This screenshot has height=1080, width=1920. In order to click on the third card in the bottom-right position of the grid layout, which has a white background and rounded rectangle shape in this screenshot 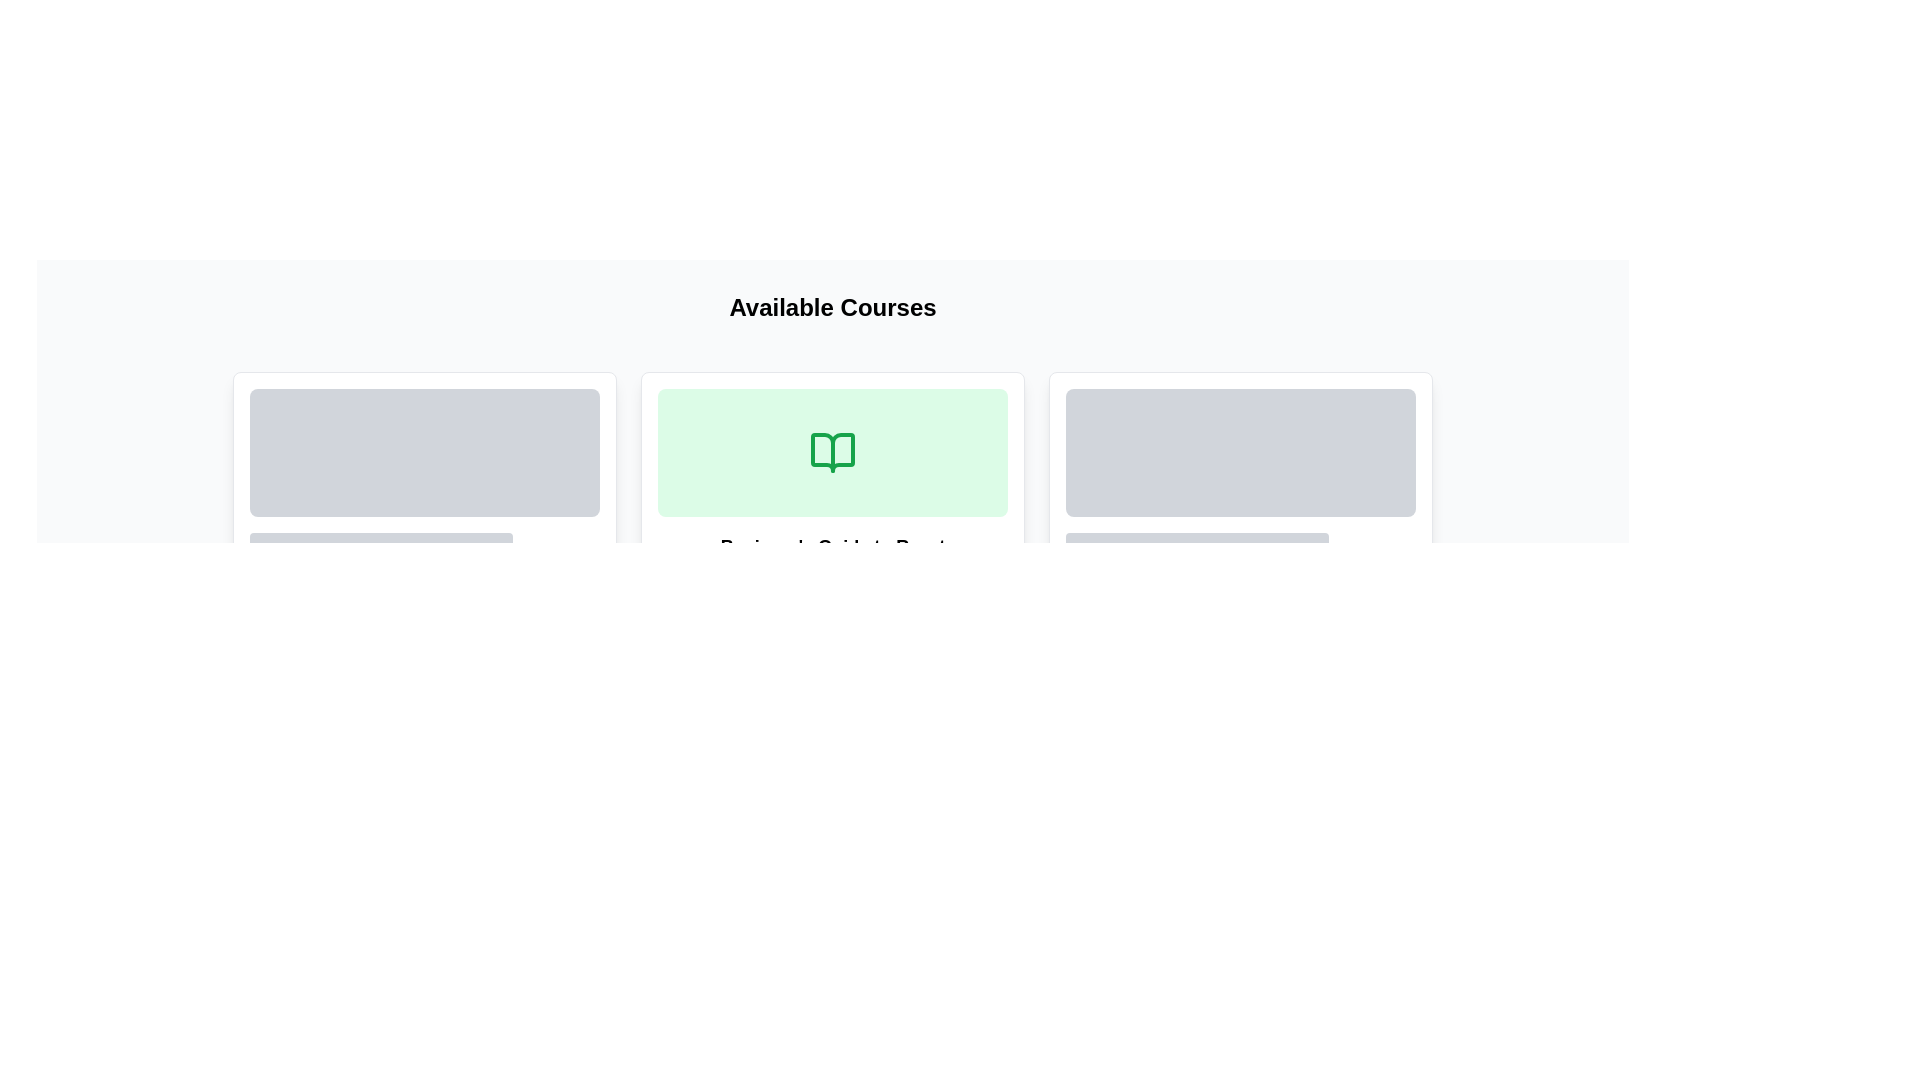, I will do `click(1240, 514)`.